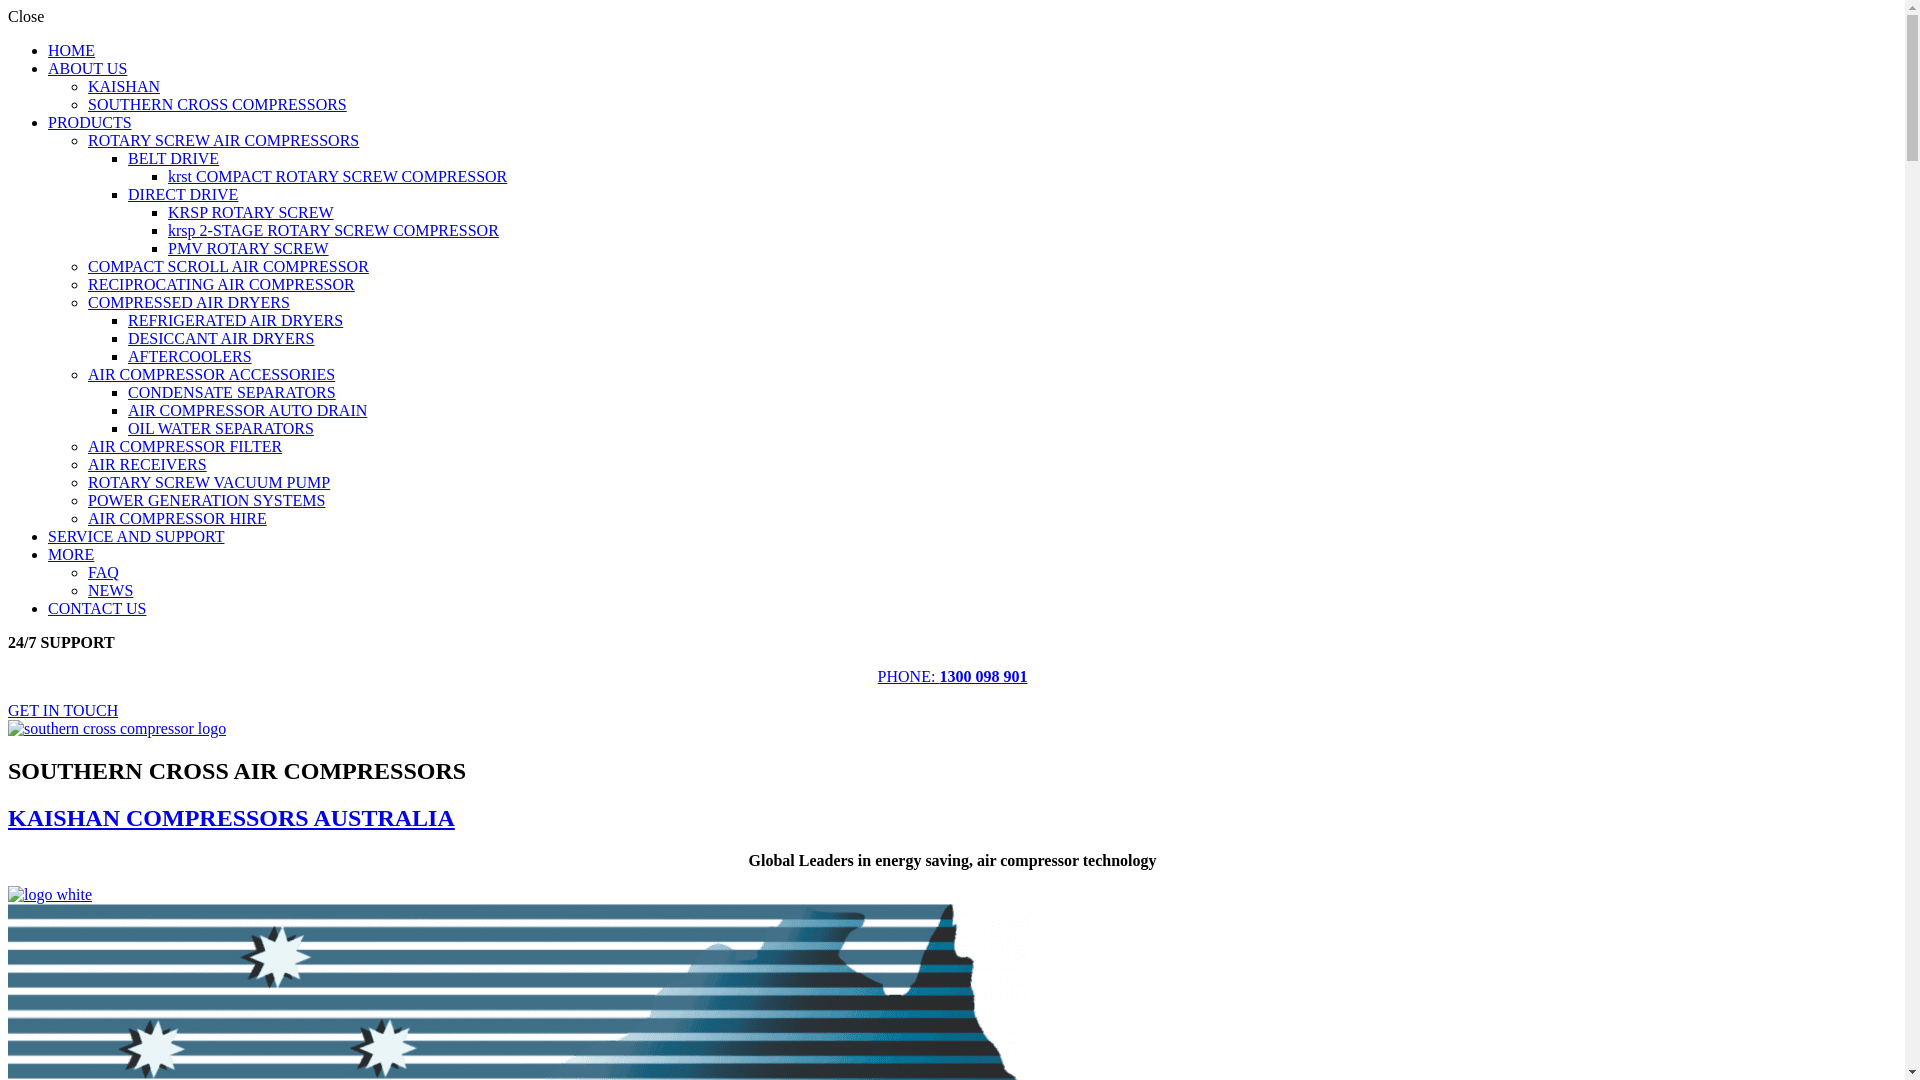 The height and width of the screenshot is (1080, 1920). What do you see at coordinates (89, 122) in the screenshot?
I see `'PRODUCTS'` at bounding box center [89, 122].